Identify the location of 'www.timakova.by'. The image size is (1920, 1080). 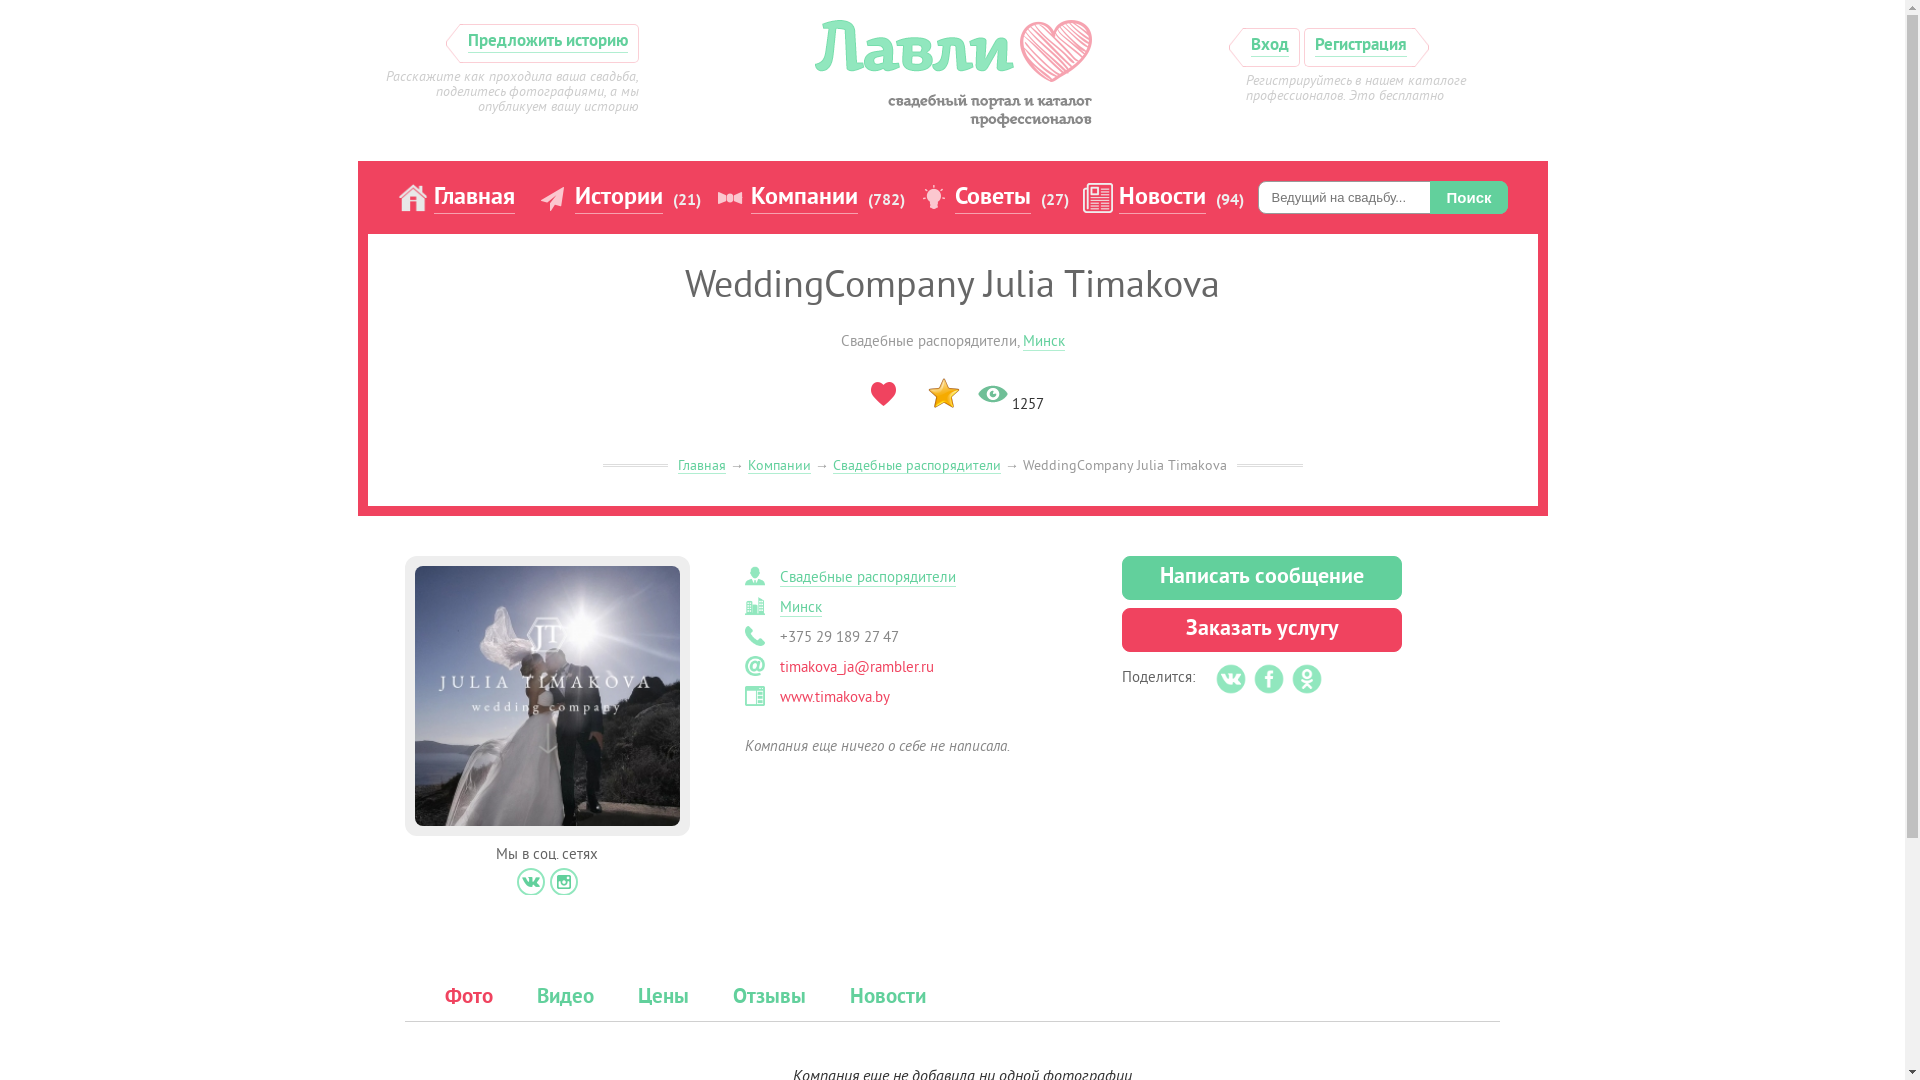
(778, 696).